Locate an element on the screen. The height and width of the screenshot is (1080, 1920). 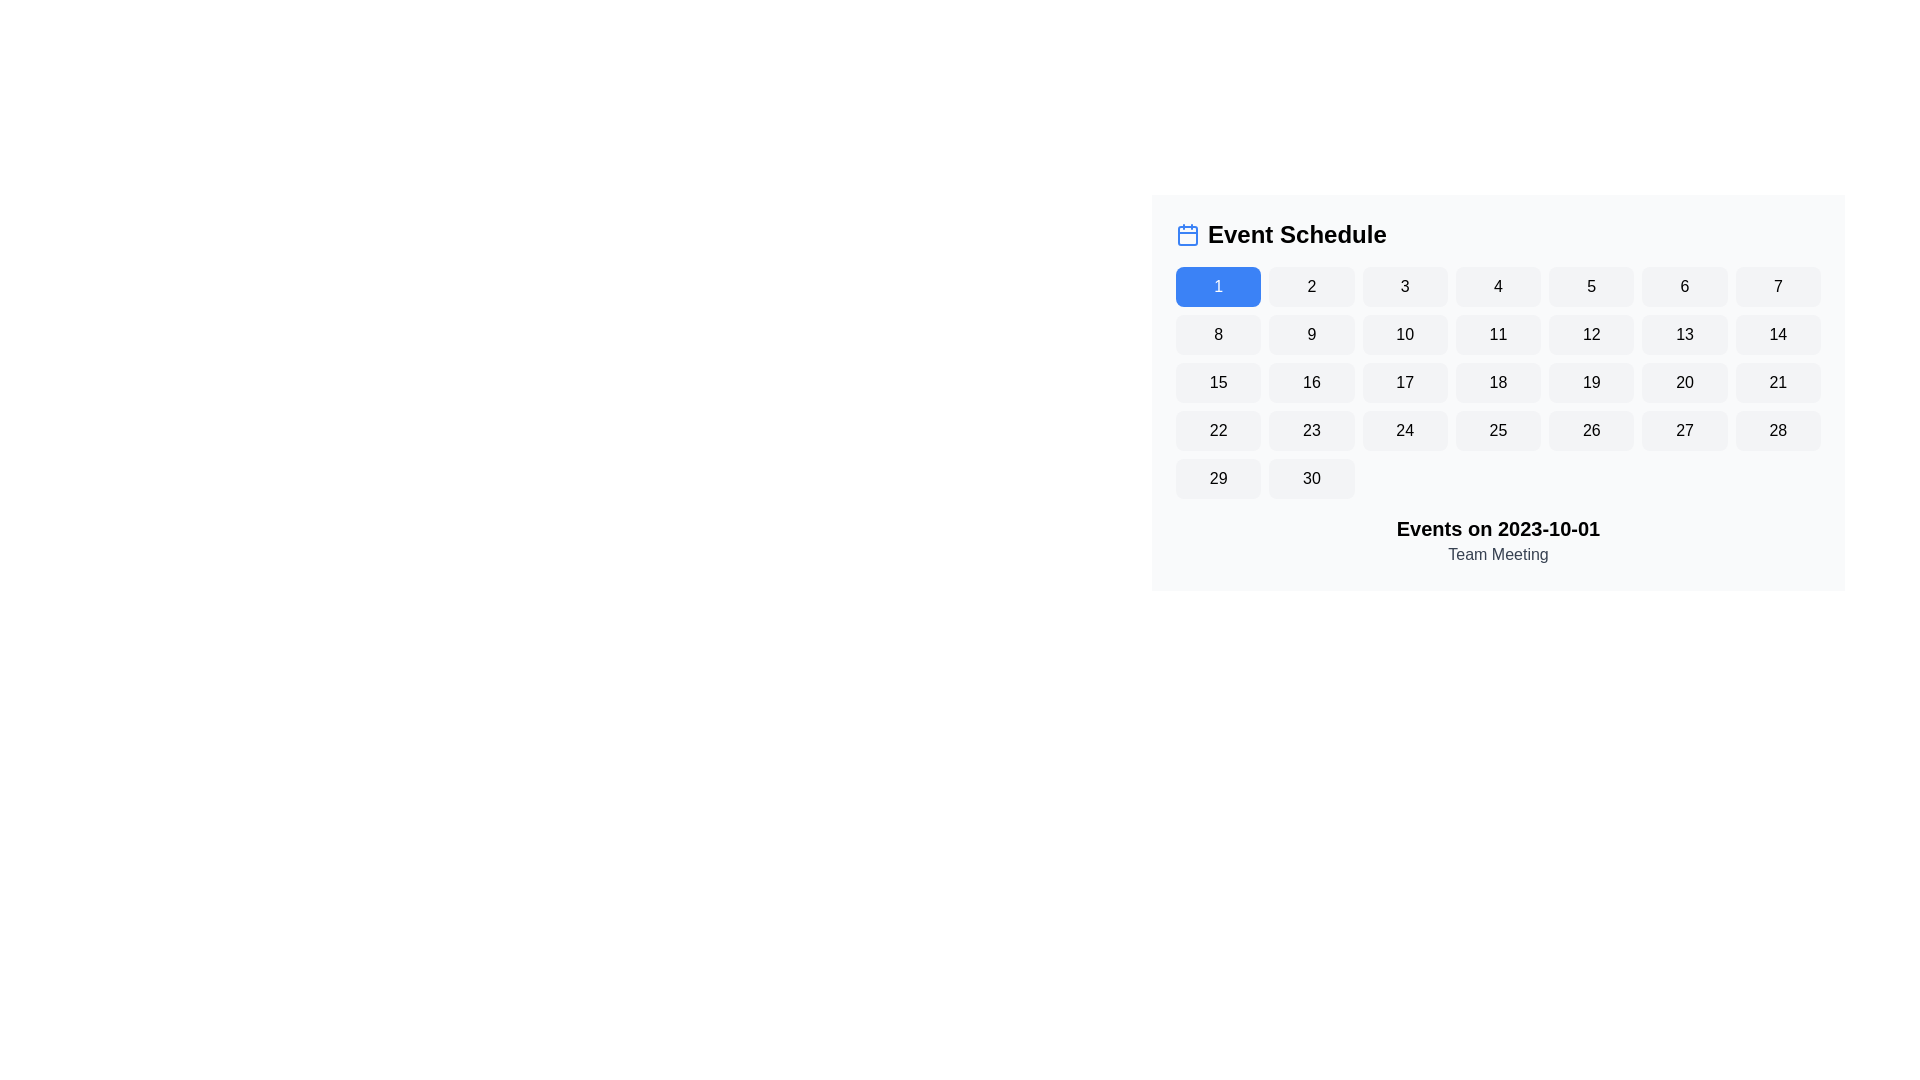
the interactive calendar day cell representing the 9th day is located at coordinates (1311, 334).